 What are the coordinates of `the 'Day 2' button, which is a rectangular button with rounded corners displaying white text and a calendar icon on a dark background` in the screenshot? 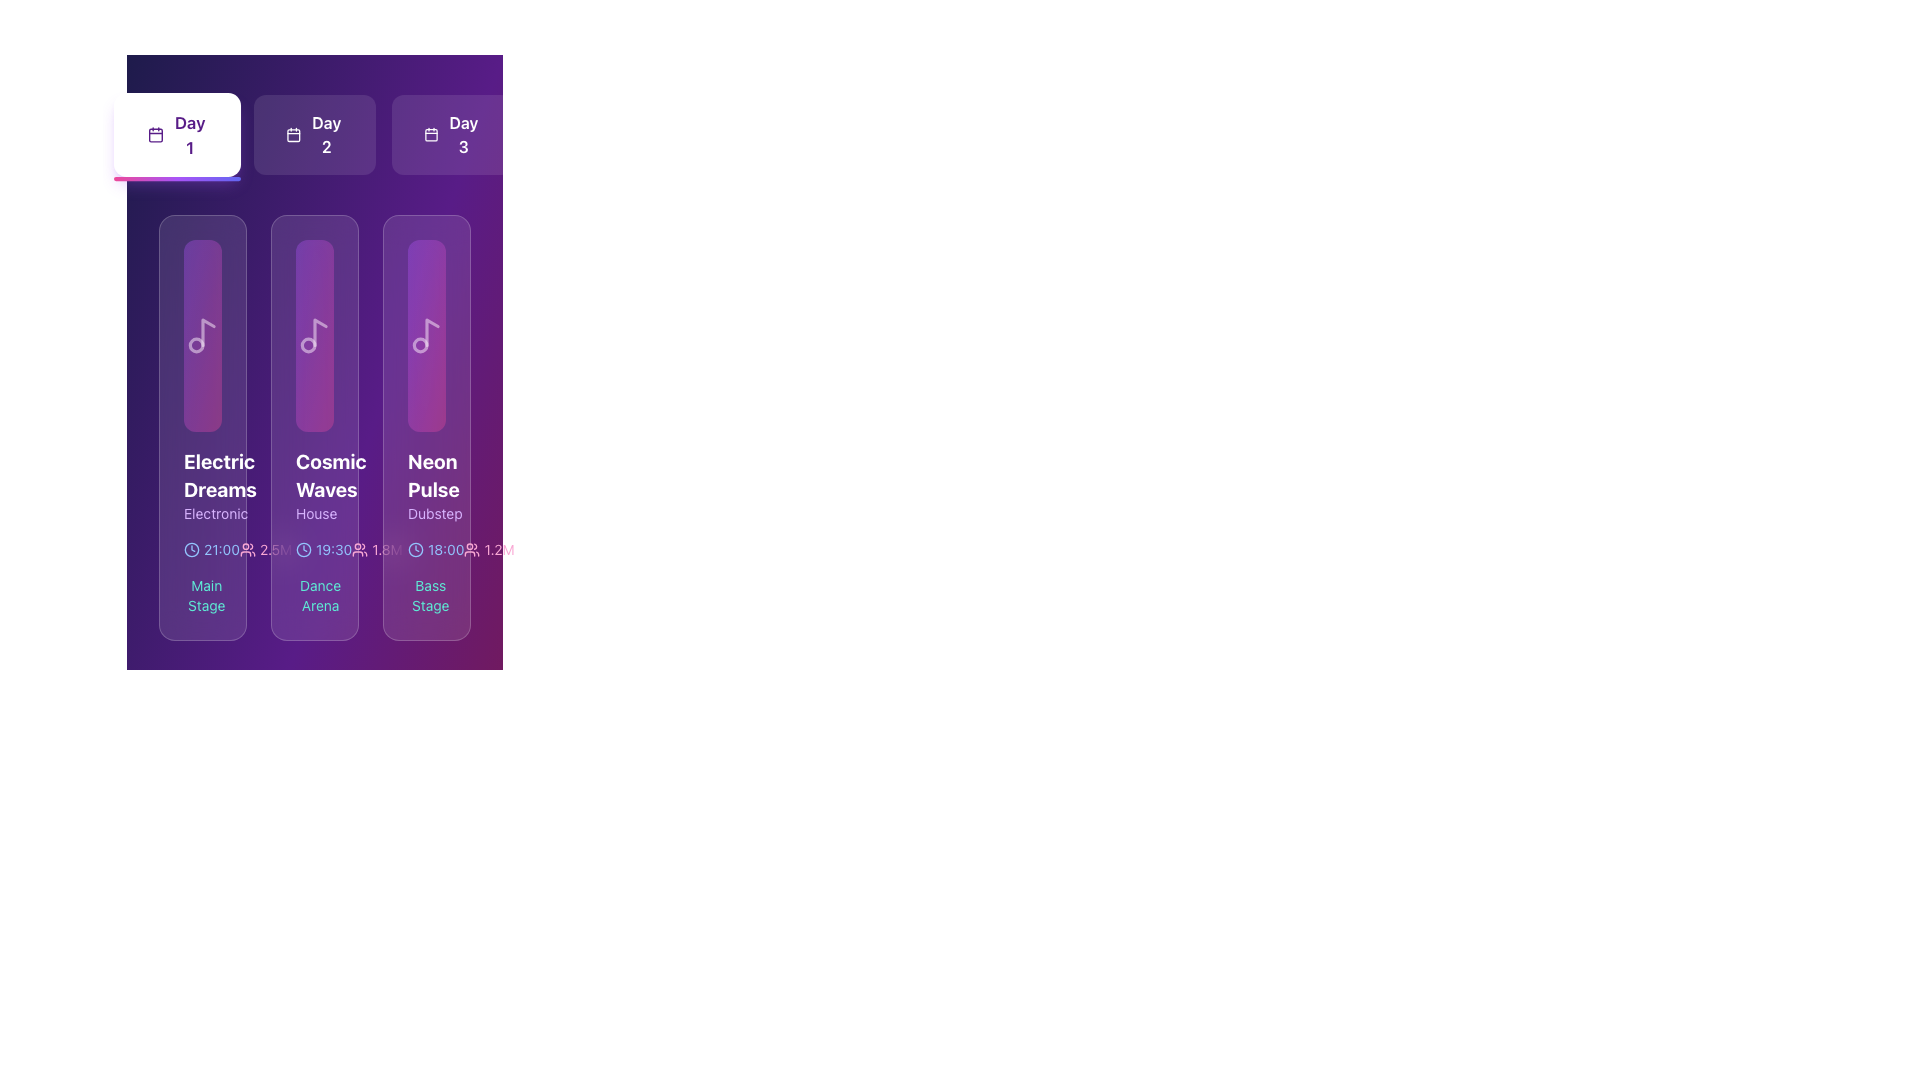 It's located at (314, 135).